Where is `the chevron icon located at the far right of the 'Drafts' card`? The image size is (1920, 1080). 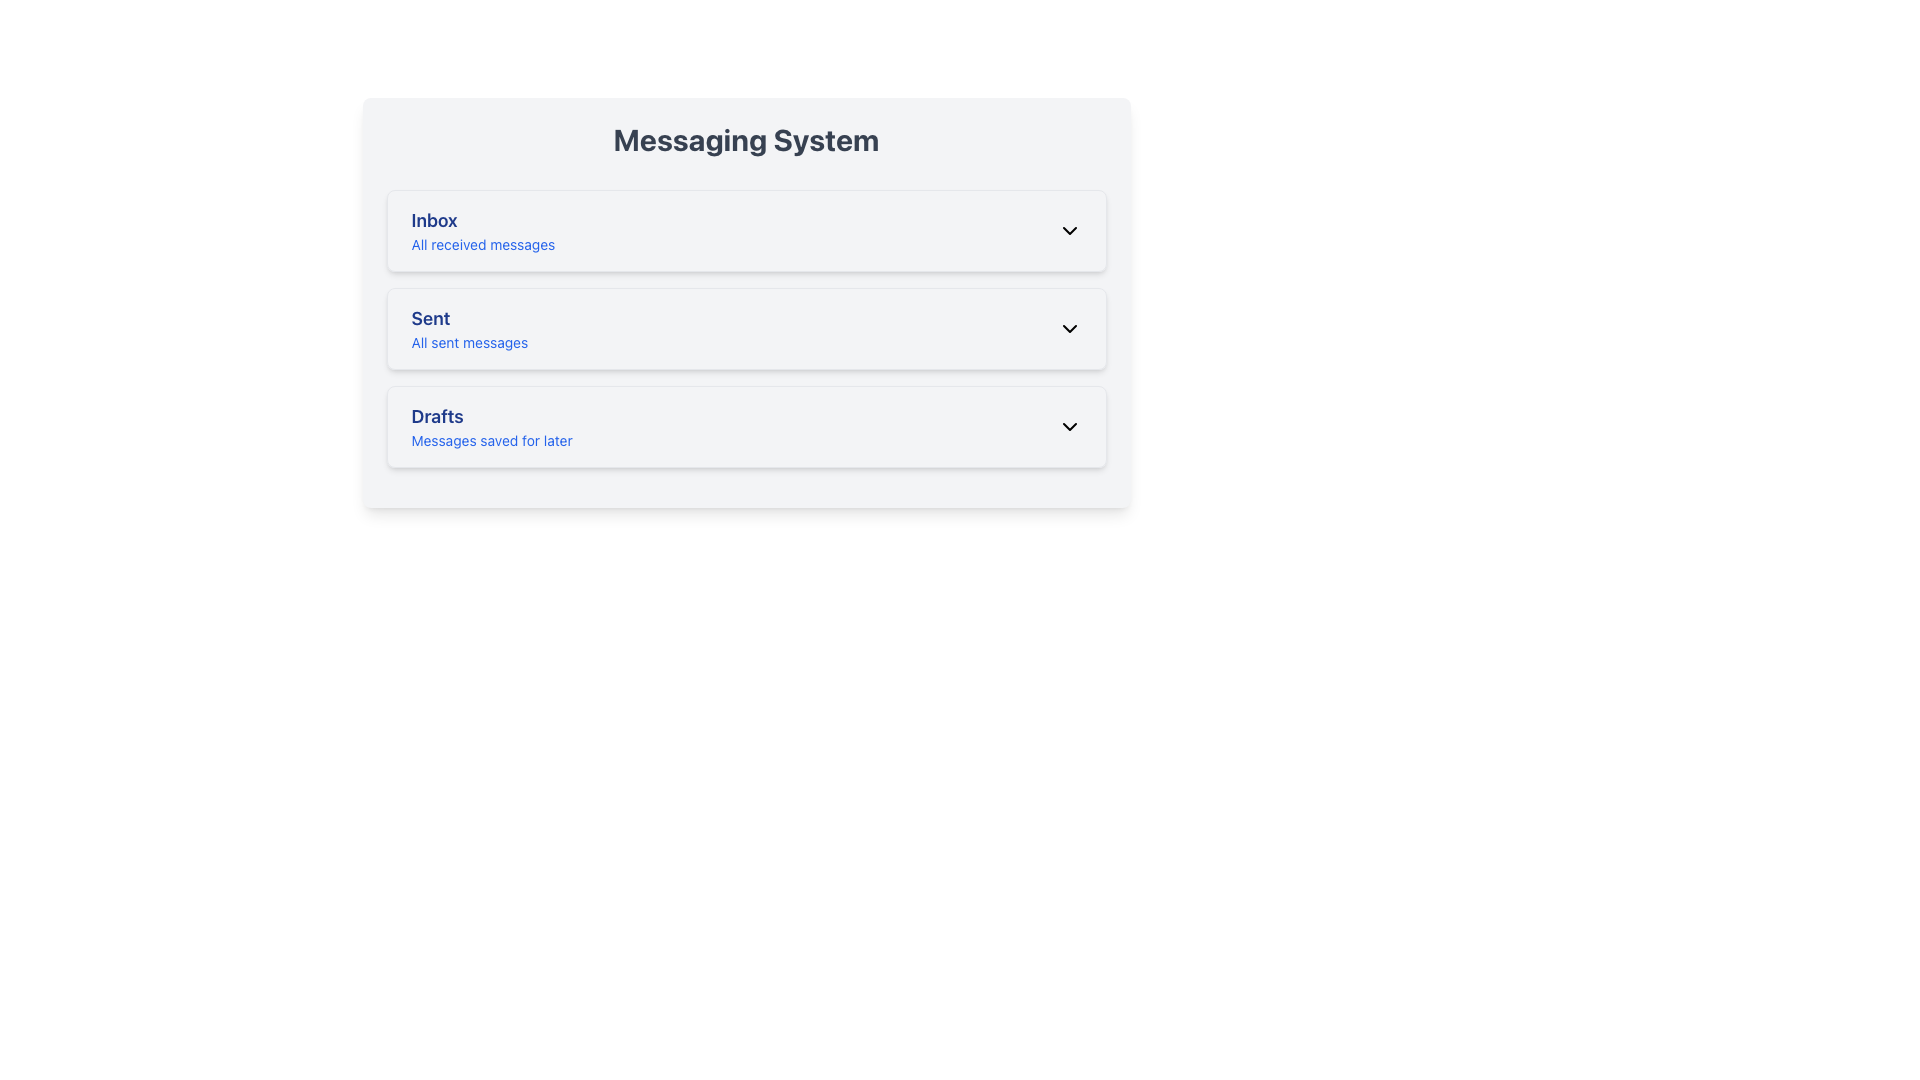 the chevron icon located at the far right of the 'Drafts' card is located at coordinates (1068, 426).